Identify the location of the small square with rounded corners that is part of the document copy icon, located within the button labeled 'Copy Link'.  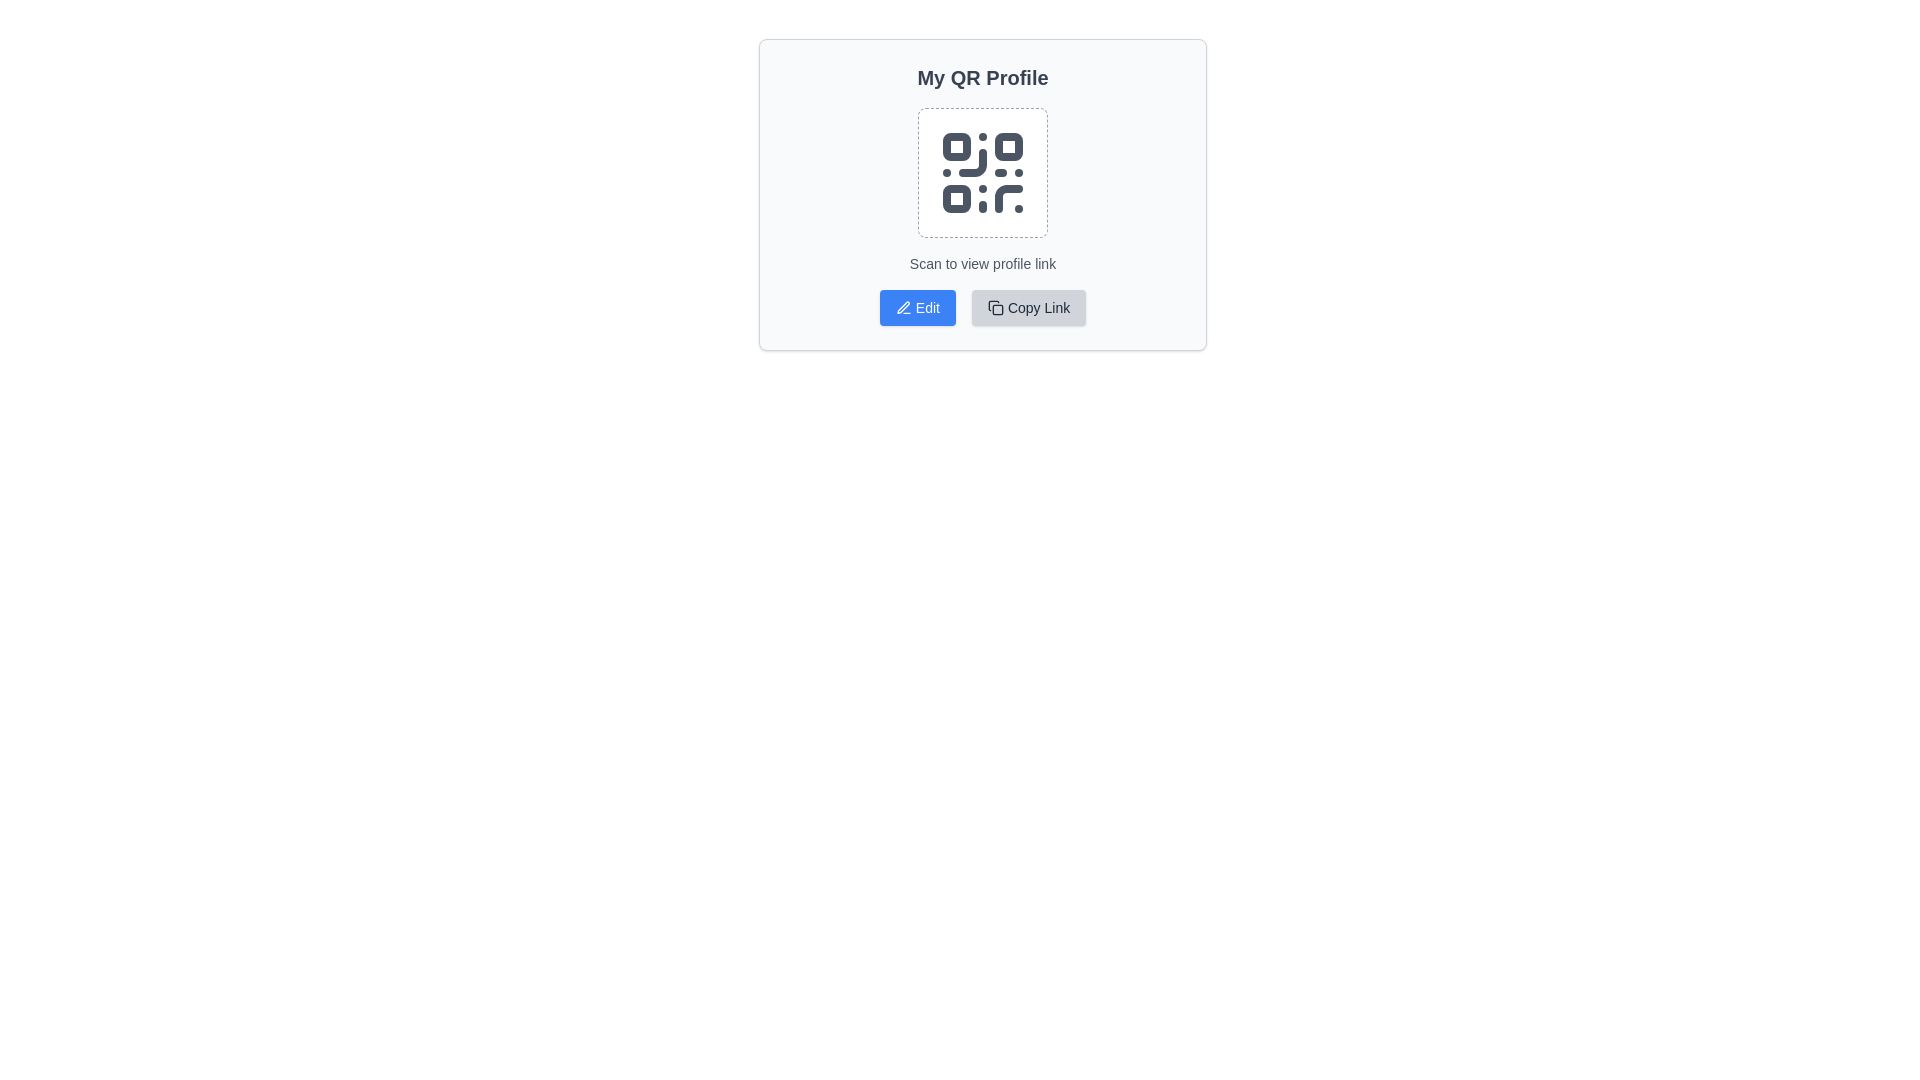
(997, 309).